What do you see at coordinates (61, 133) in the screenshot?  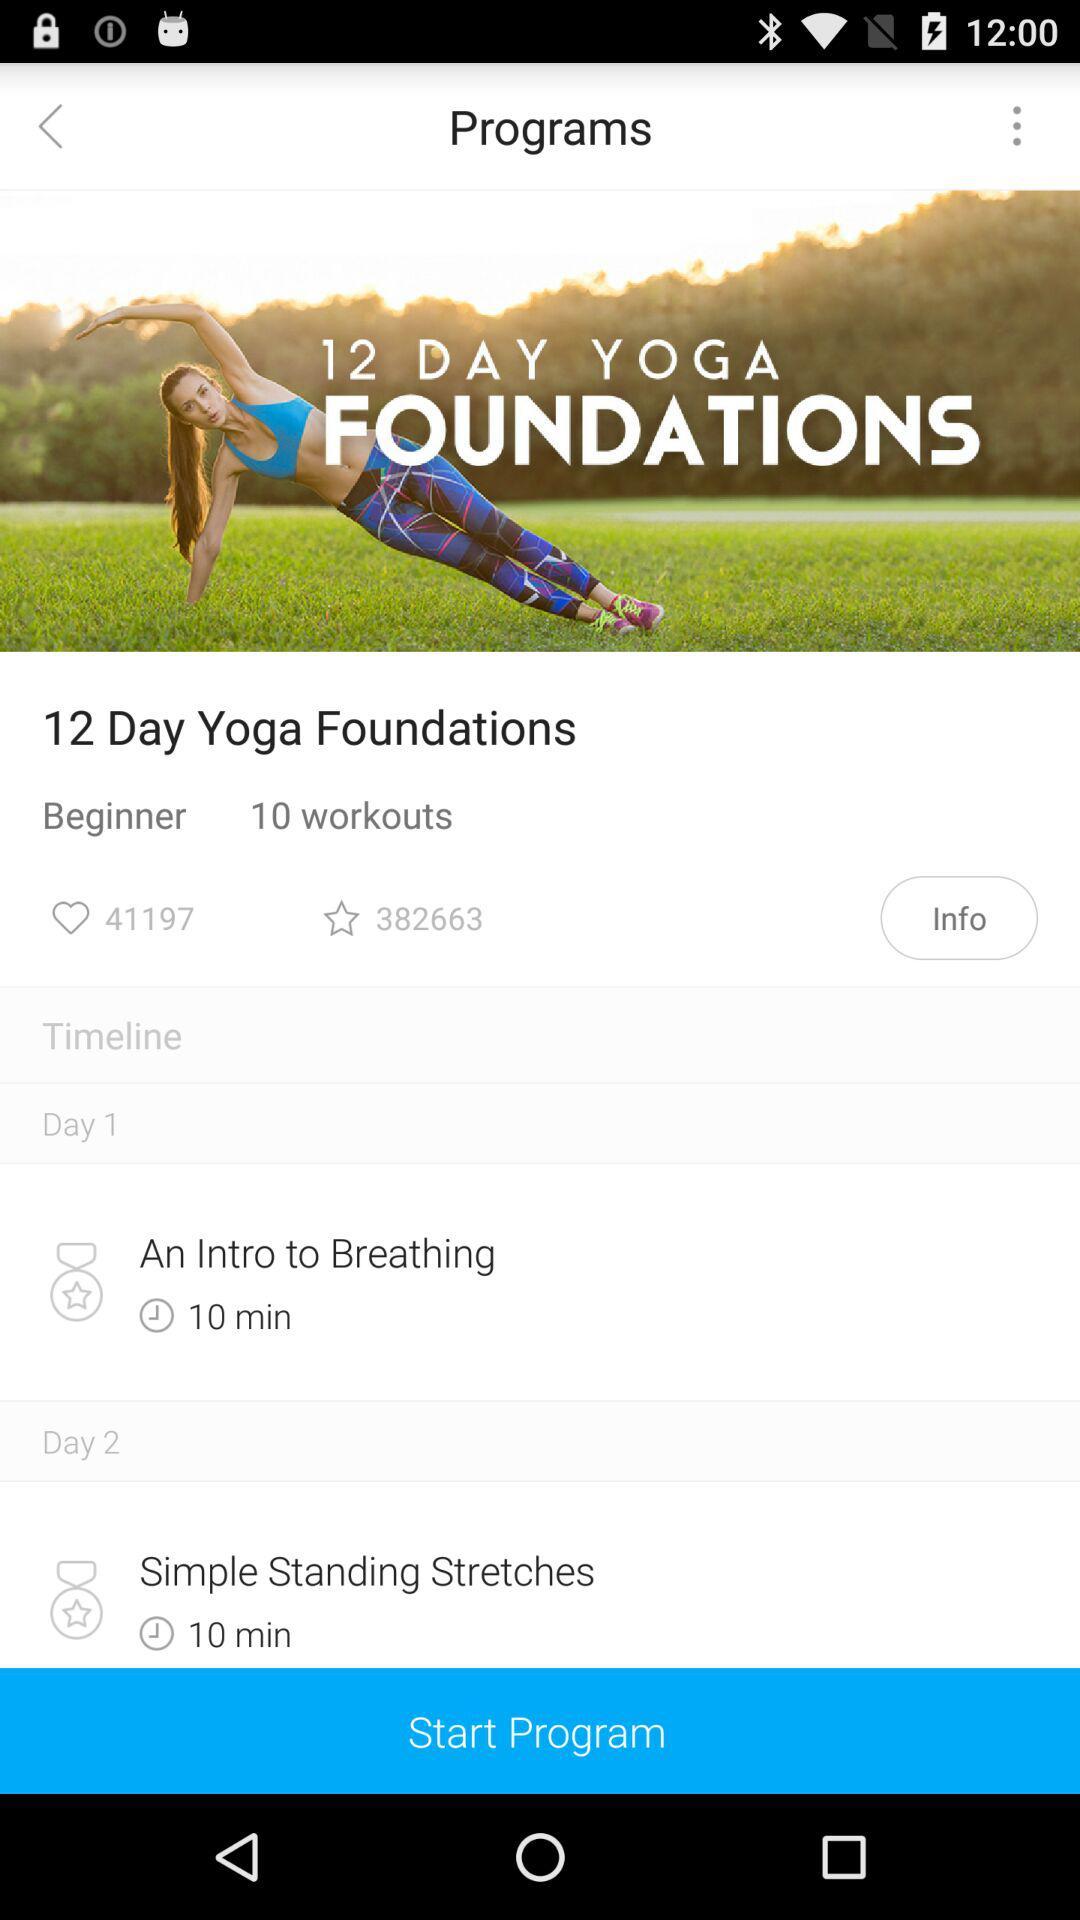 I see `the arrow_backward icon` at bounding box center [61, 133].